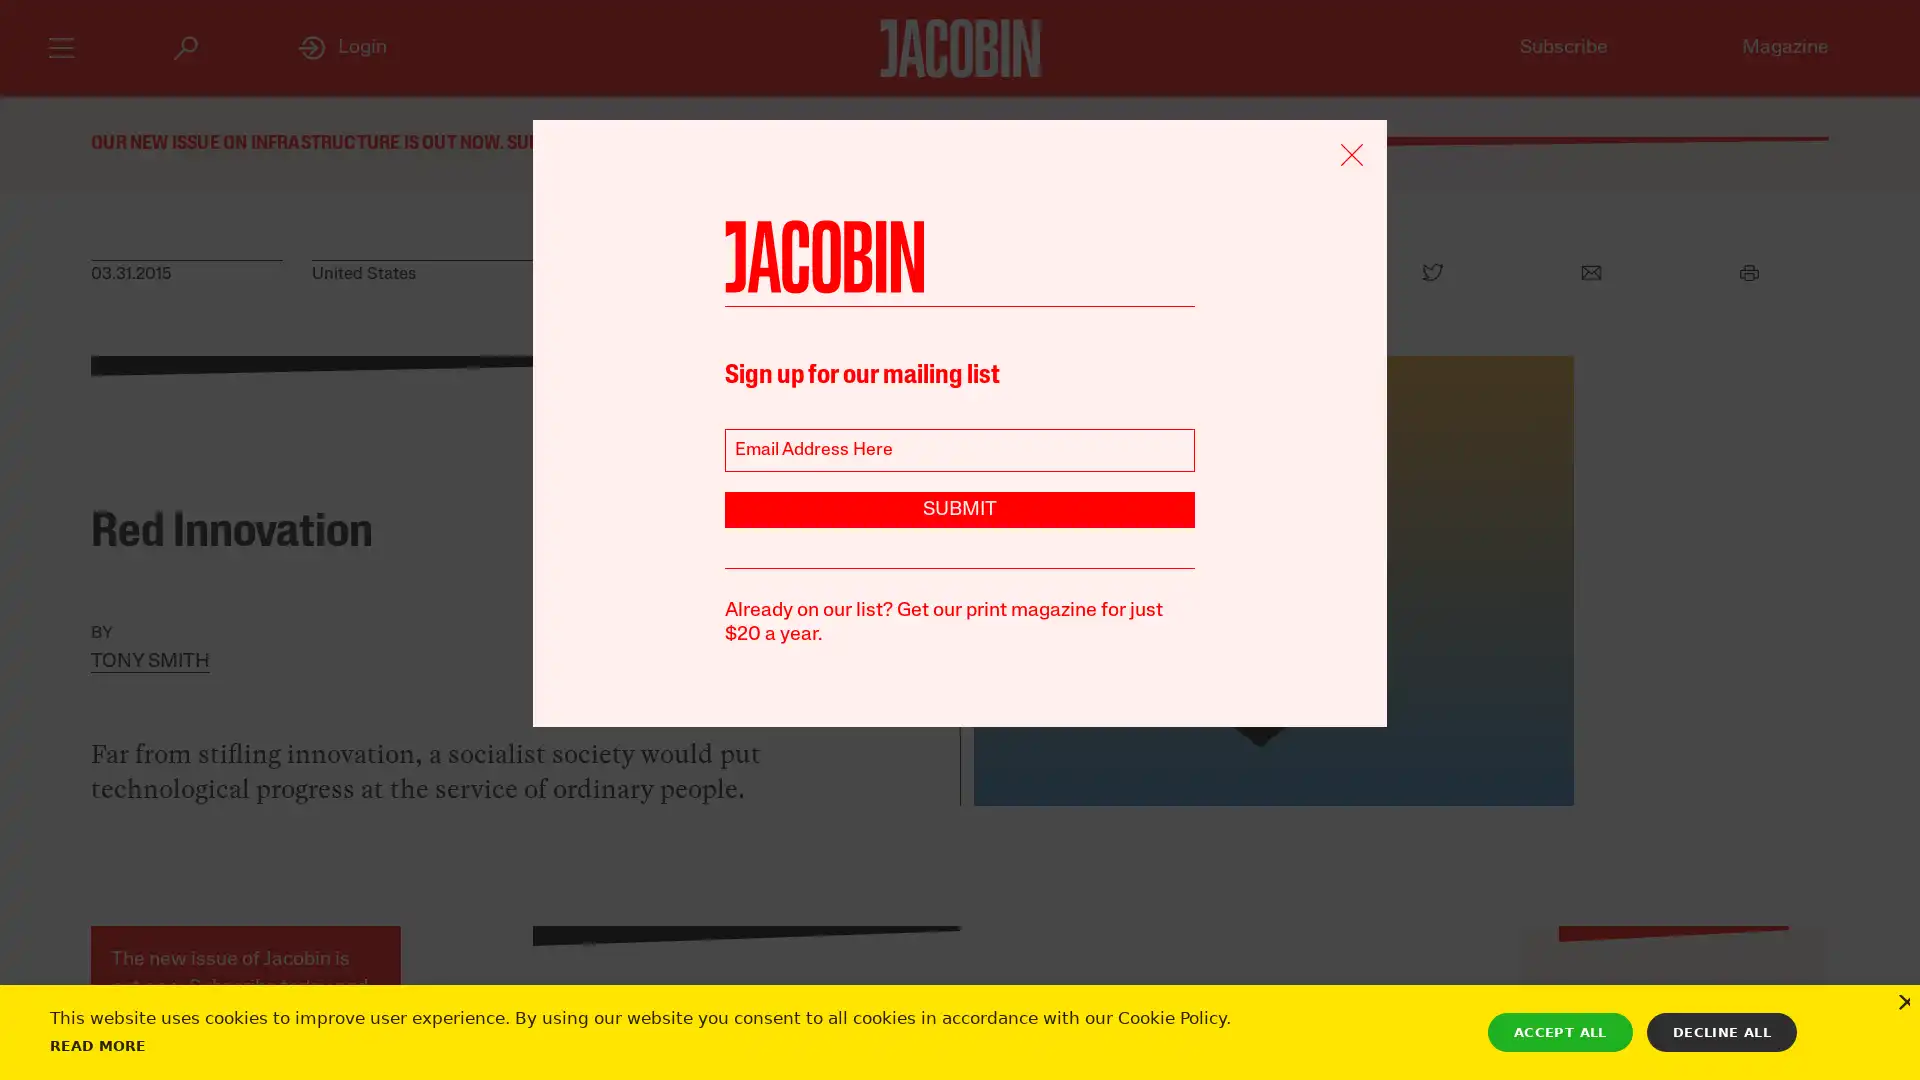 Image resolution: width=1920 pixels, height=1080 pixels. What do you see at coordinates (1748, 272) in the screenshot?
I see `Print Icon` at bounding box center [1748, 272].